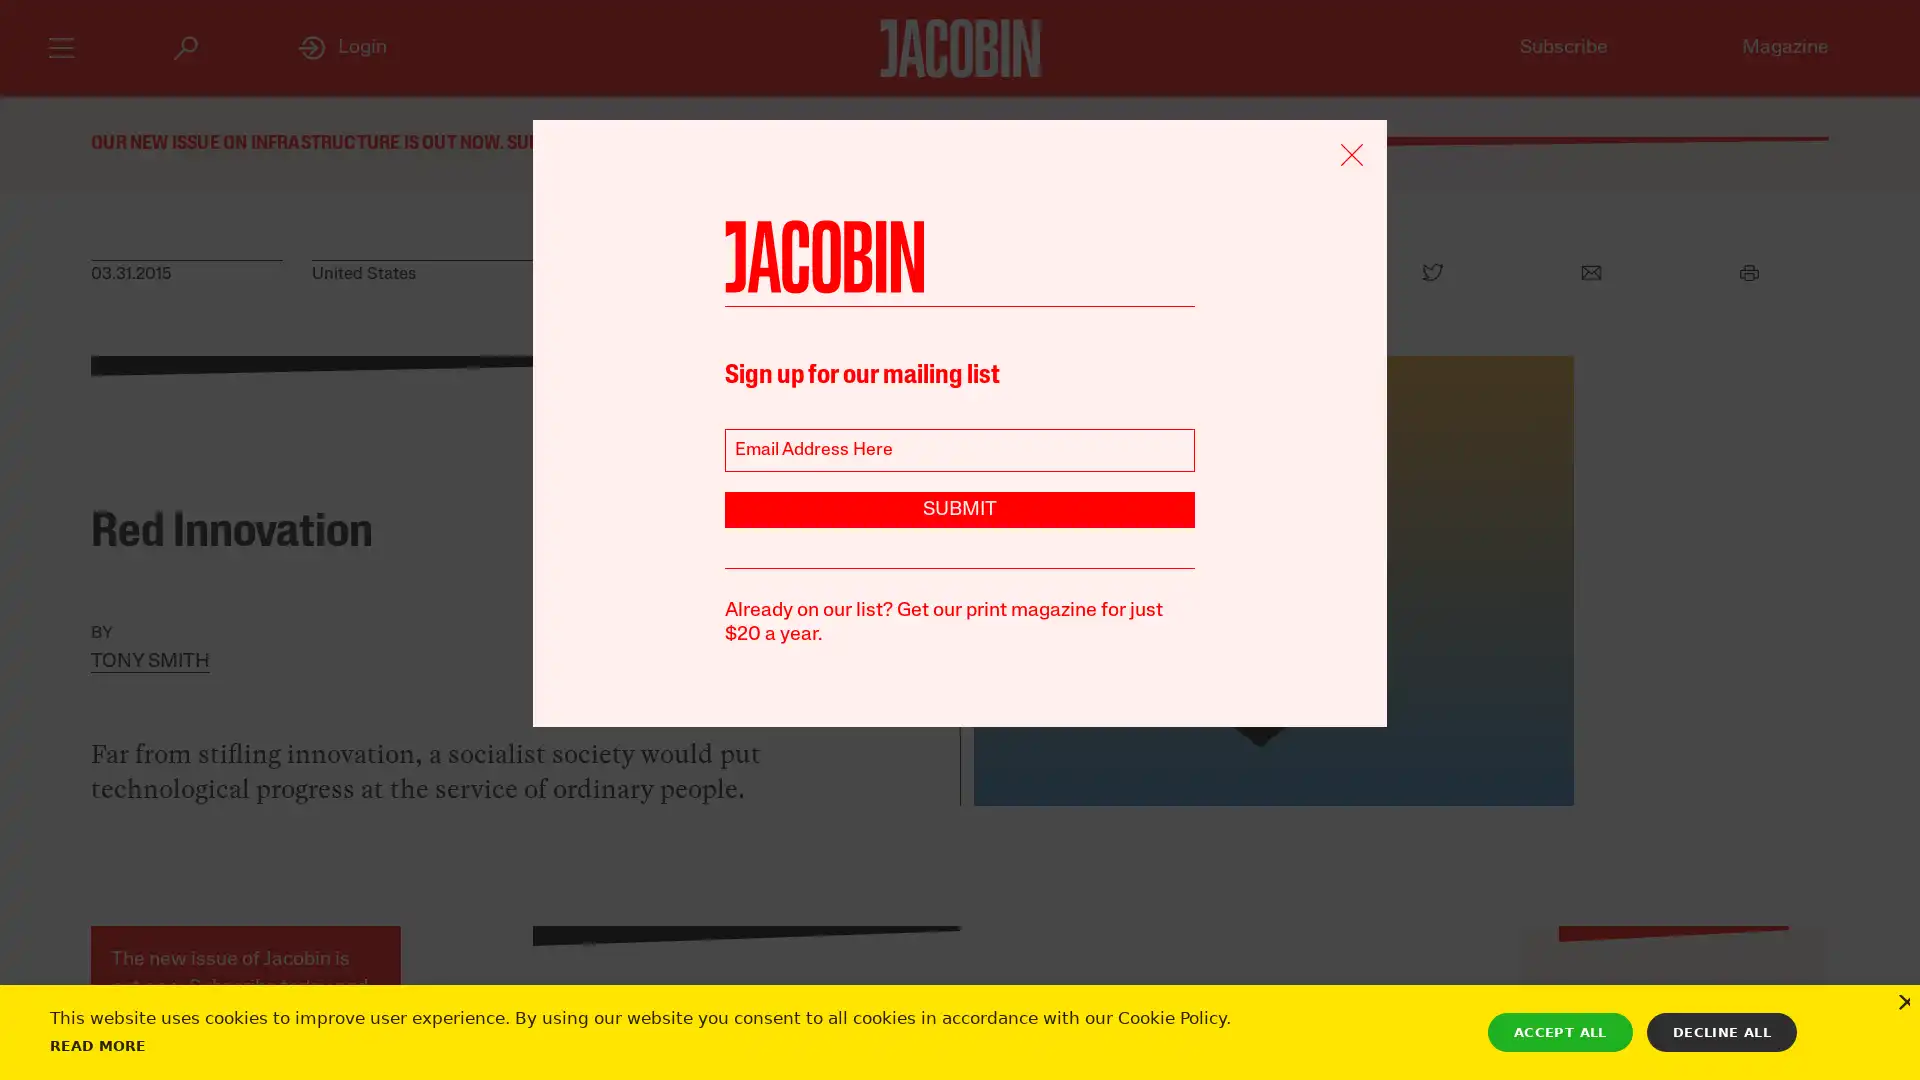 Image resolution: width=1920 pixels, height=1080 pixels. What do you see at coordinates (1748, 272) in the screenshot?
I see `Print Icon` at bounding box center [1748, 272].